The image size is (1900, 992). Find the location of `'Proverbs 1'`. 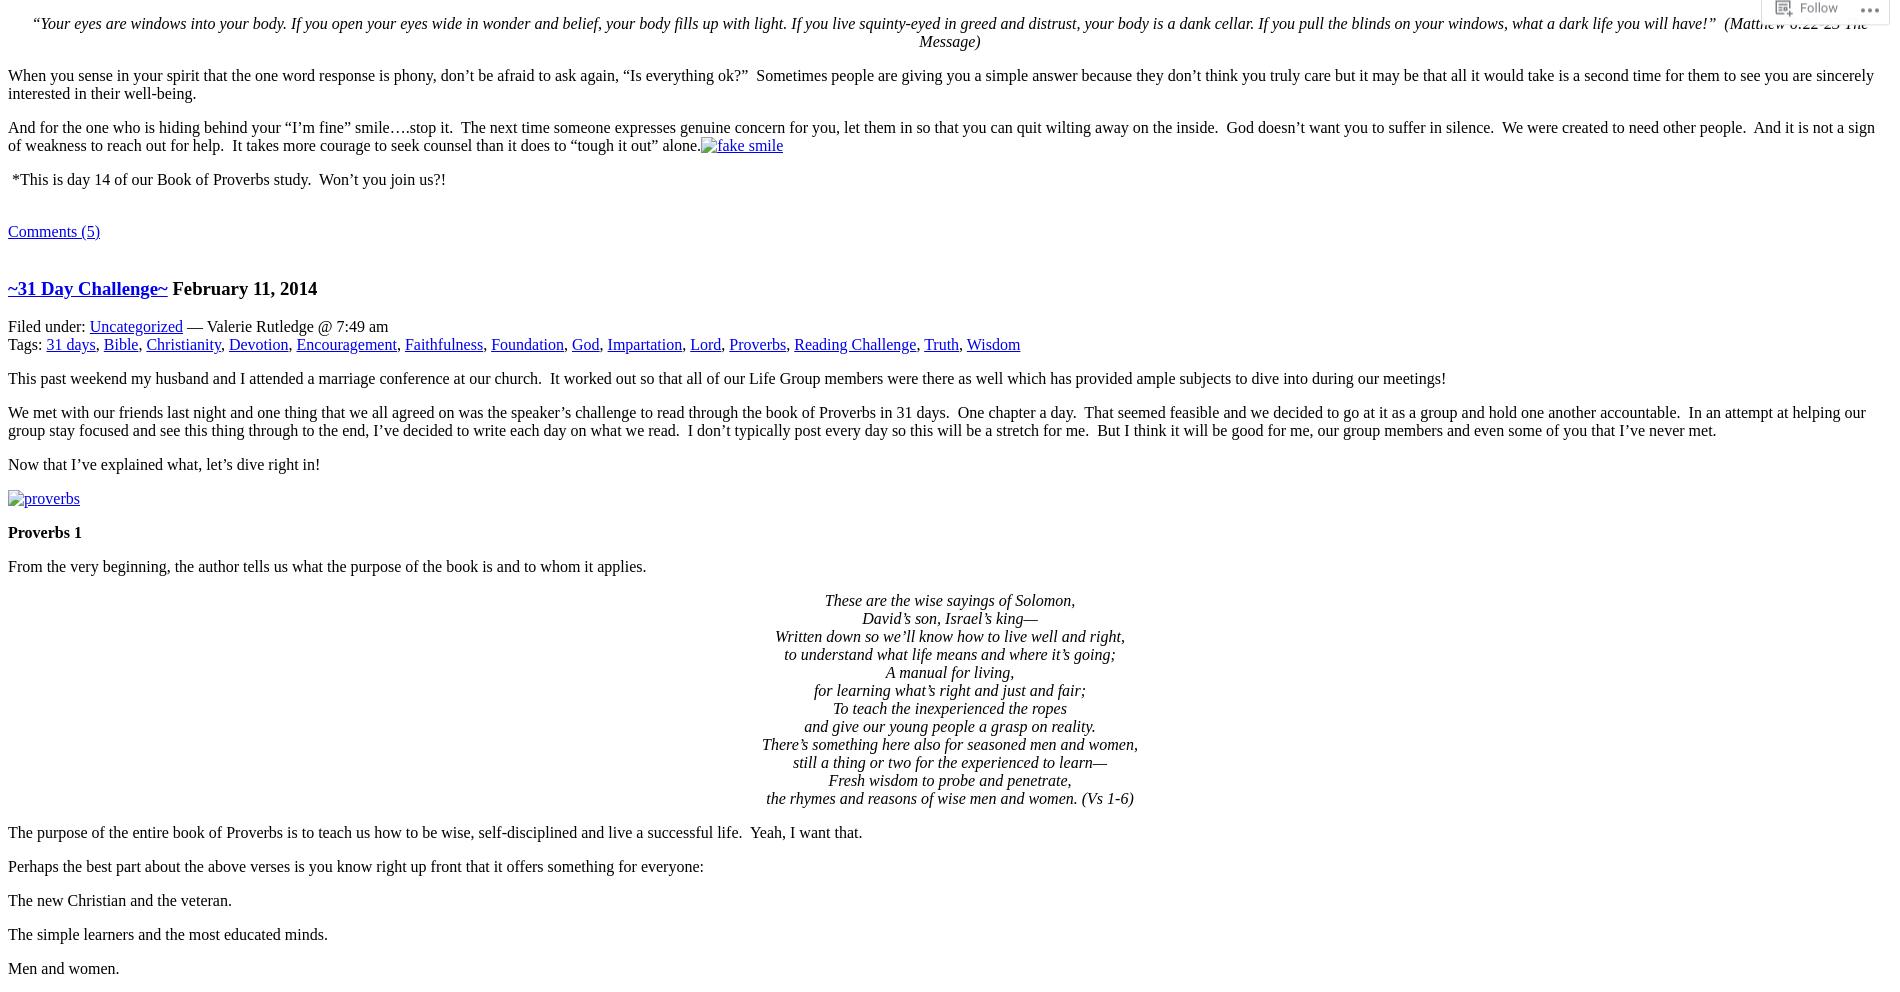

'Proverbs 1' is located at coordinates (44, 531).